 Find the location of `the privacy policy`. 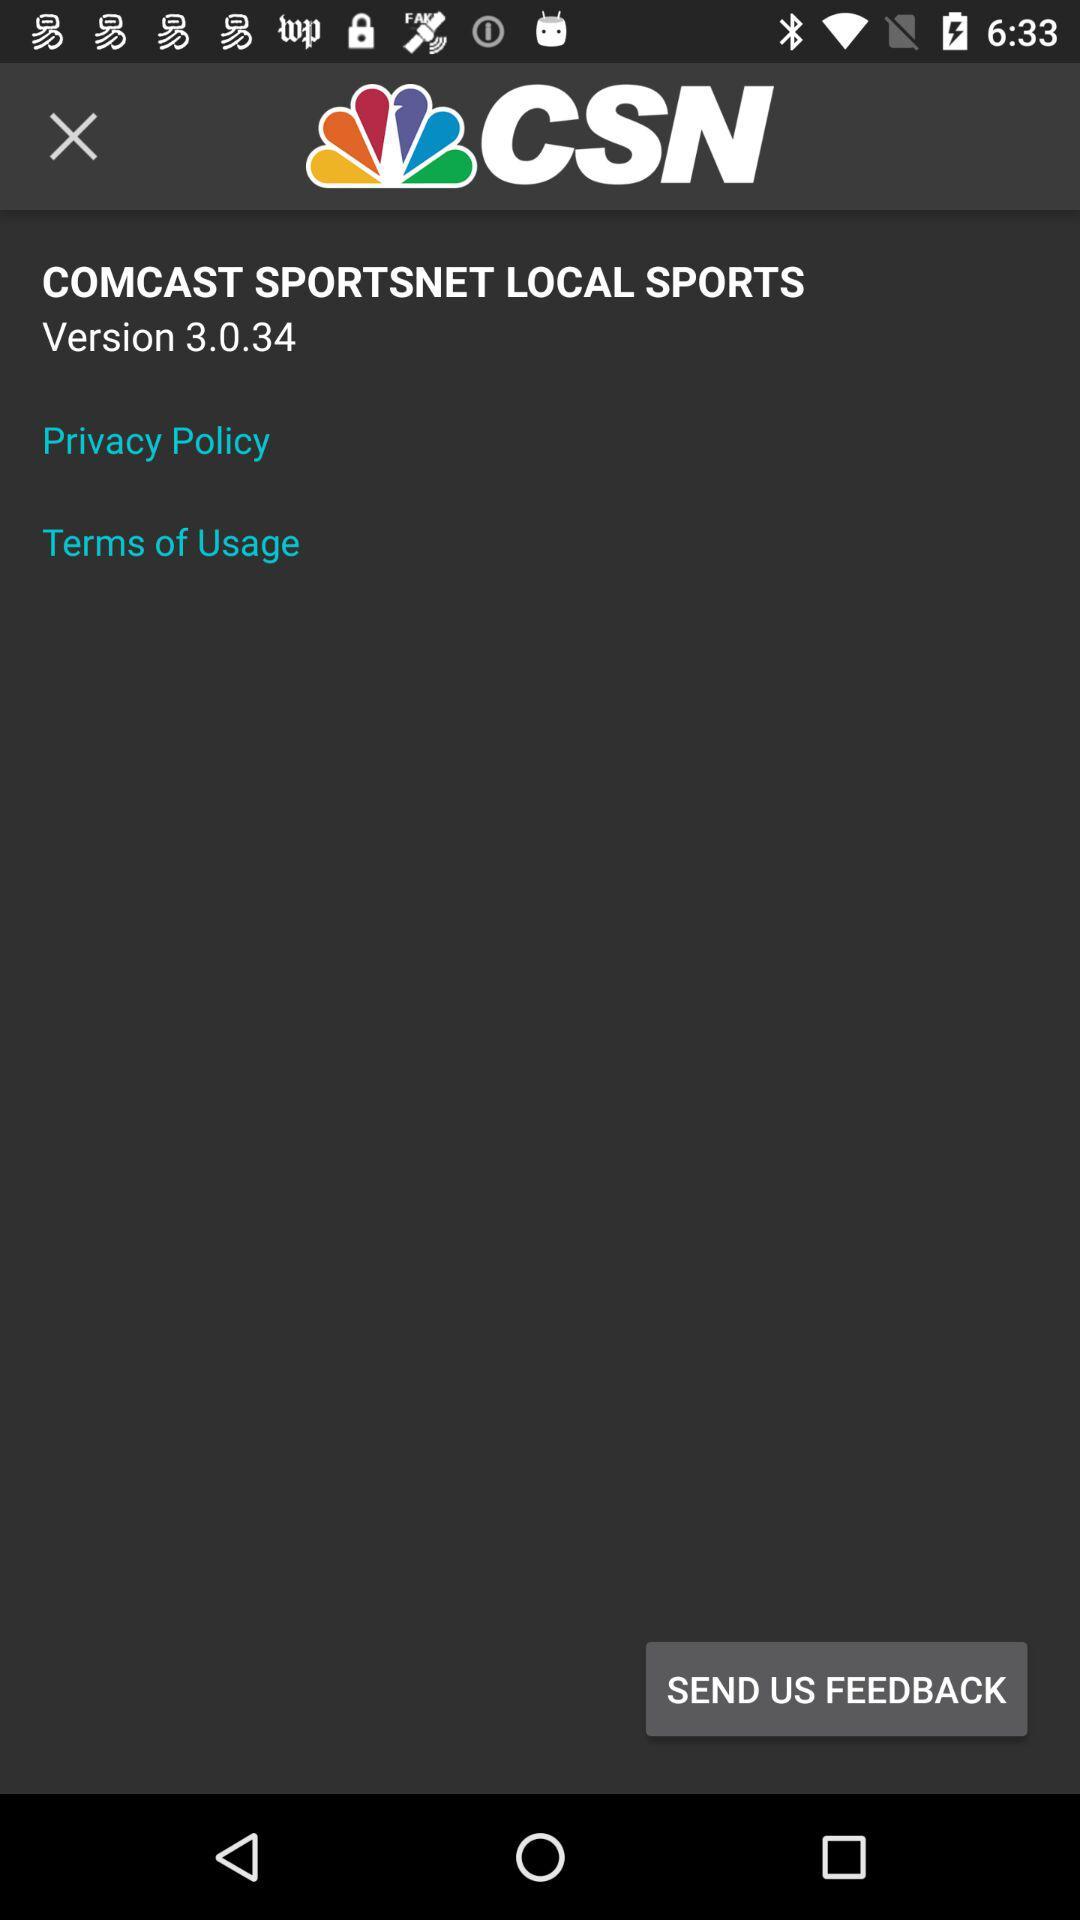

the privacy policy is located at coordinates (168, 438).